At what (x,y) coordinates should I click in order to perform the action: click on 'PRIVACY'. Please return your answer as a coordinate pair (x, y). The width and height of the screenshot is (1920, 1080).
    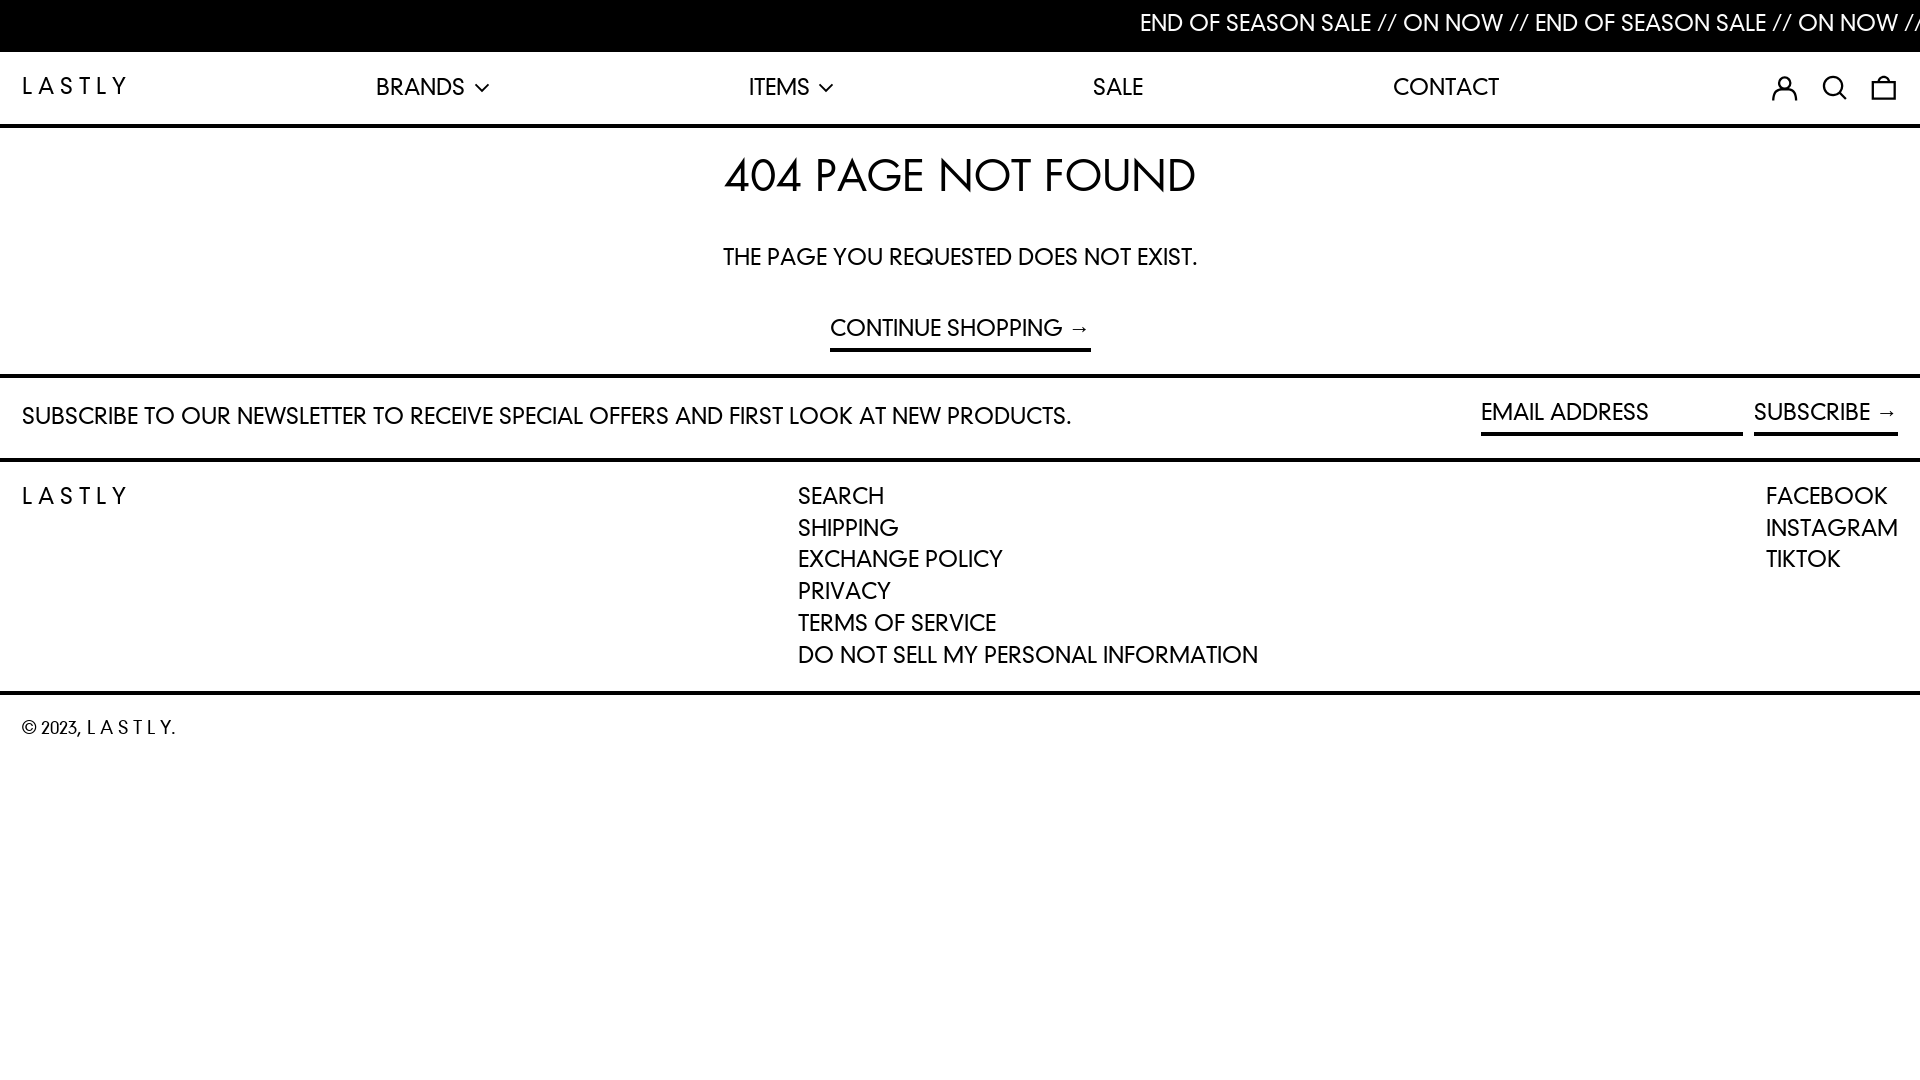
    Looking at the image, I should click on (796, 590).